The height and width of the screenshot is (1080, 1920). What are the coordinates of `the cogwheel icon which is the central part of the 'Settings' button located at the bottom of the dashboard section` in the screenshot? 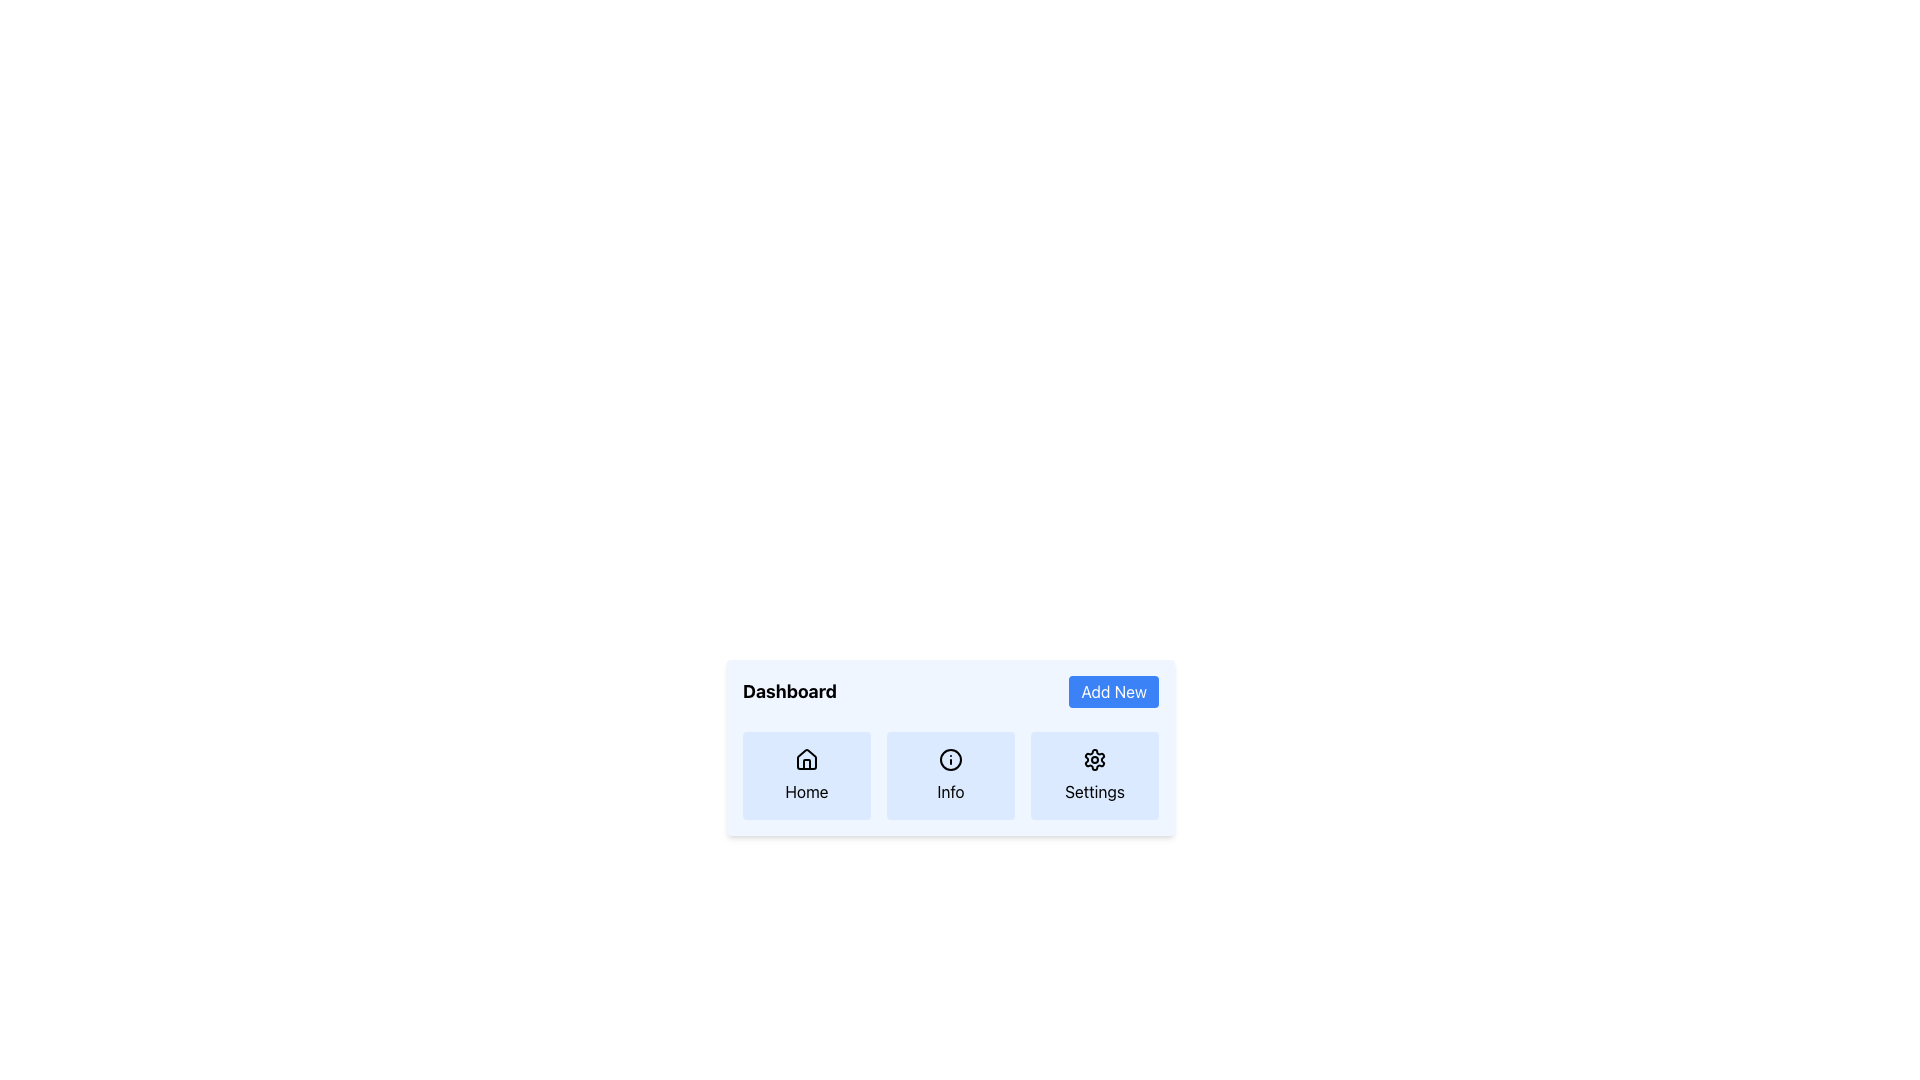 It's located at (1093, 759).